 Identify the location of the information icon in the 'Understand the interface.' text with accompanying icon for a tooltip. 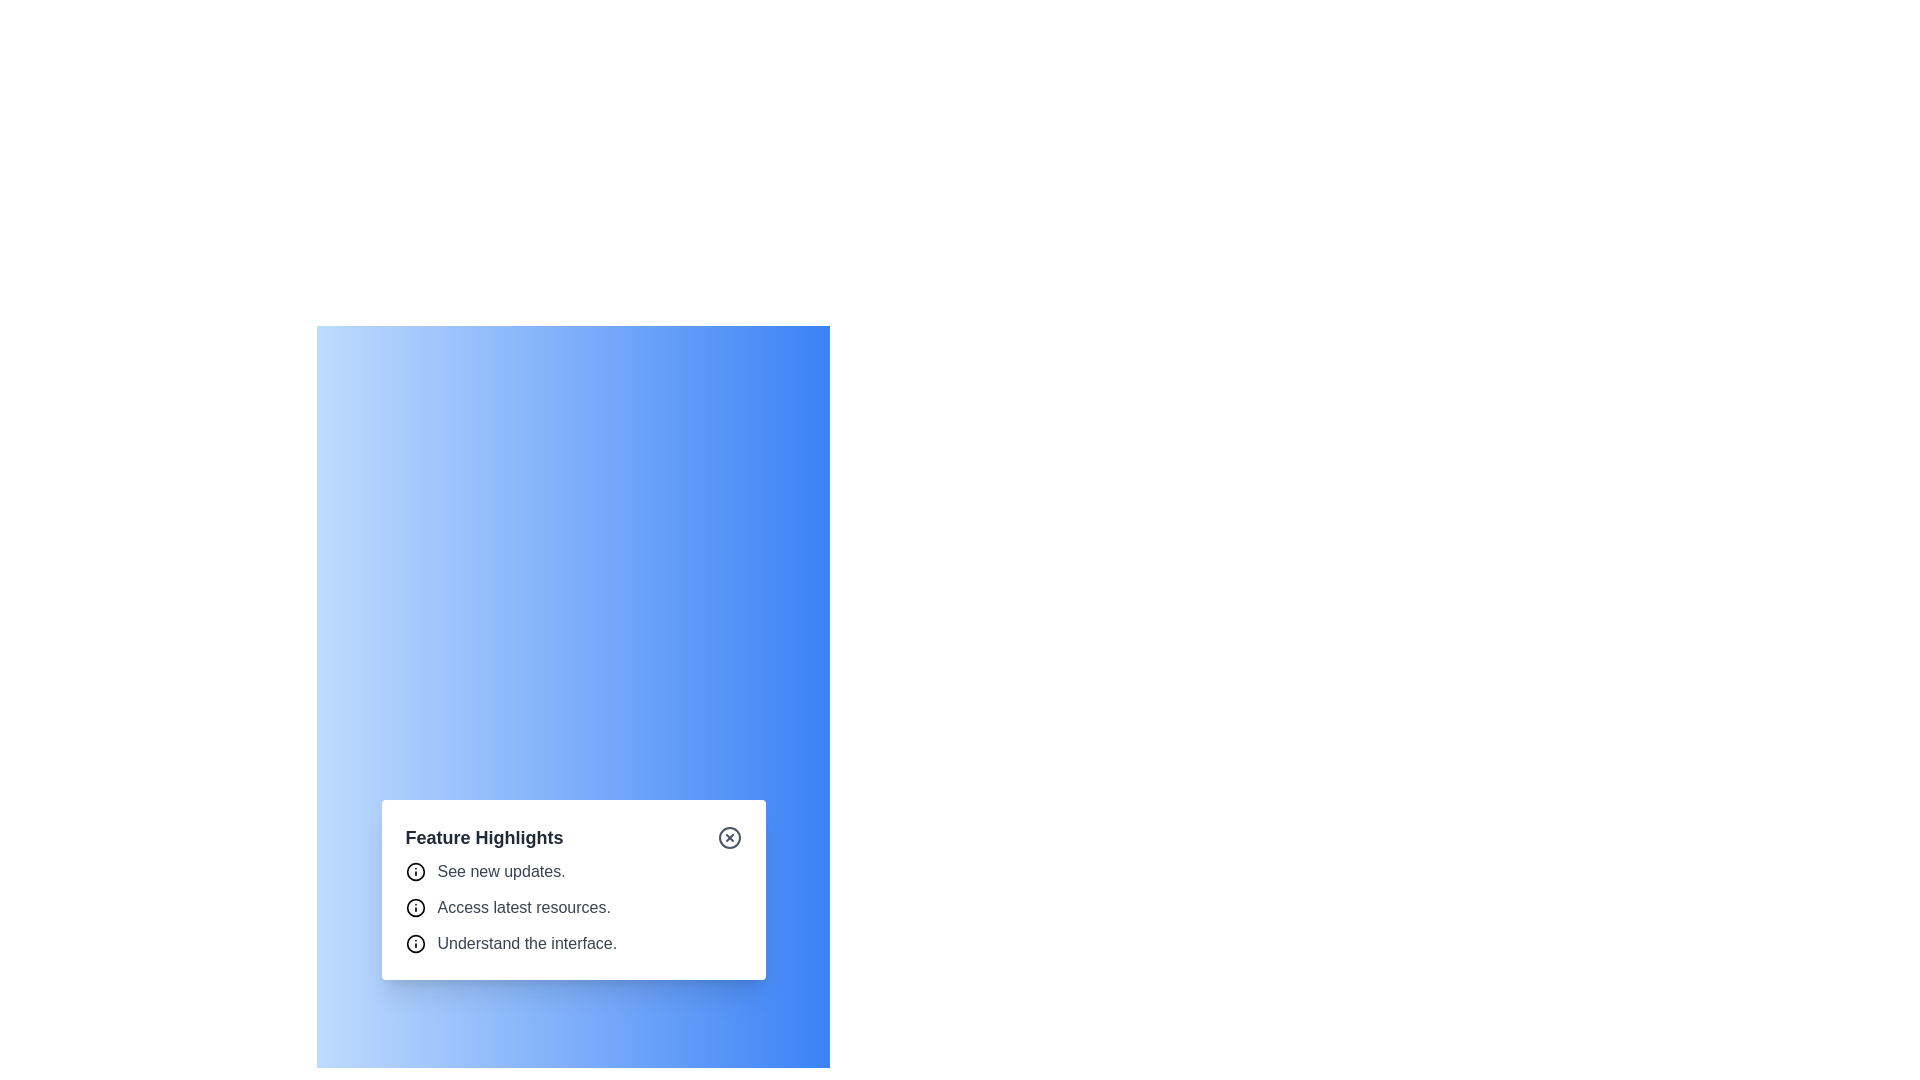
(572, 944).